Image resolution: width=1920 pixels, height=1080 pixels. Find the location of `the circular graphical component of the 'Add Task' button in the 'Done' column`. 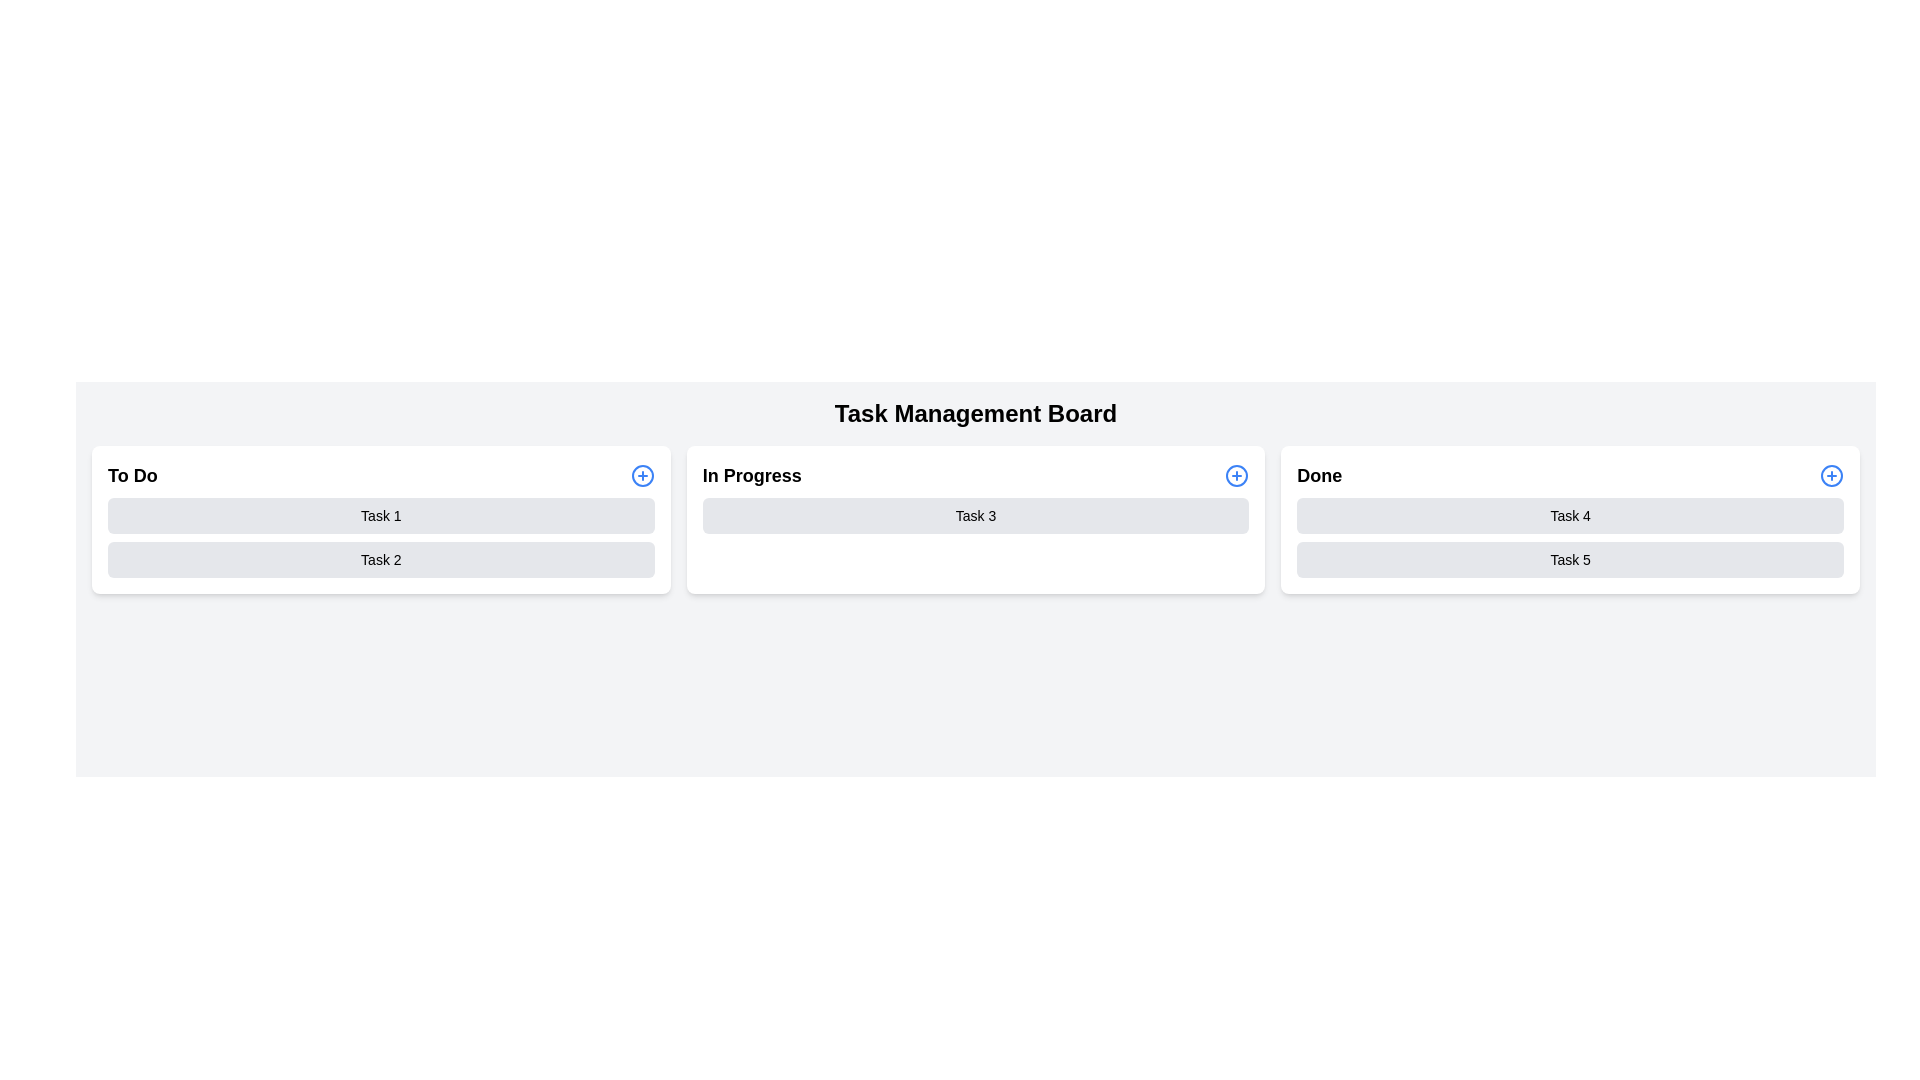

the circular graphical component of the 'Add Task' button in the 'Done' column is located at coordinates (1832, 475).